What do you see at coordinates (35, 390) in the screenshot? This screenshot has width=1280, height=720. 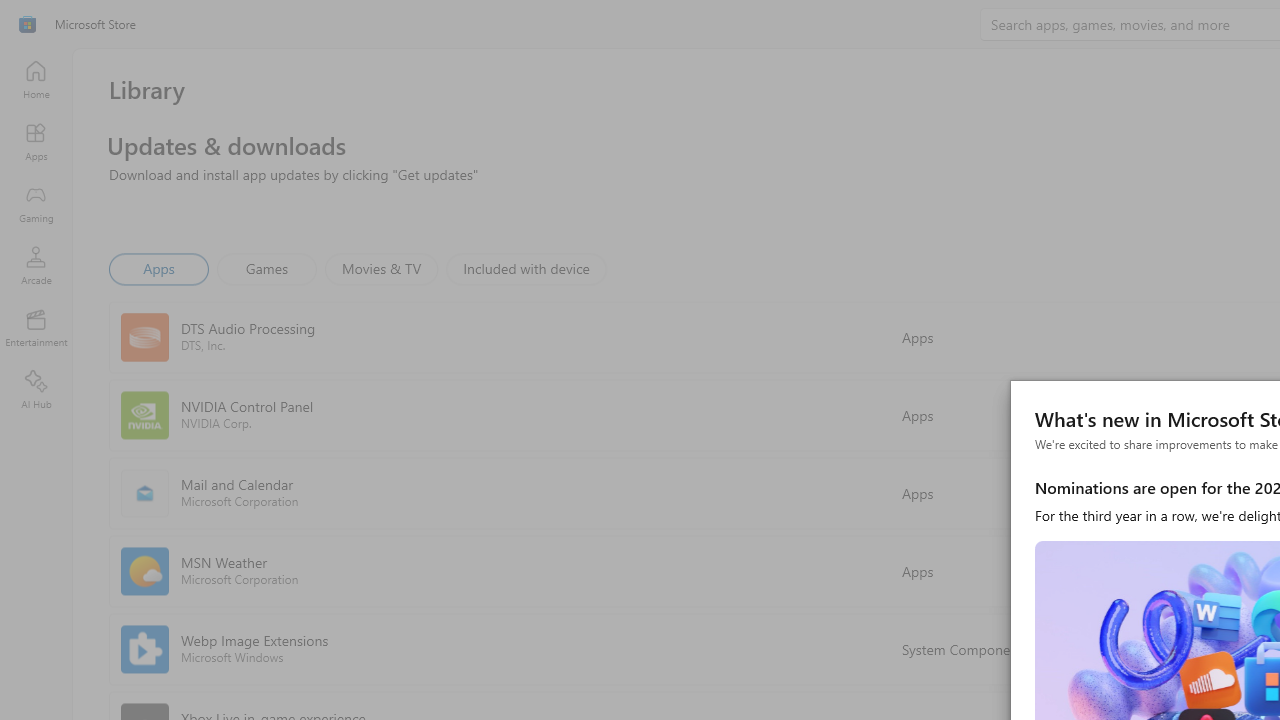 I see `'AI Hub'` at bounding box center [35, 390].